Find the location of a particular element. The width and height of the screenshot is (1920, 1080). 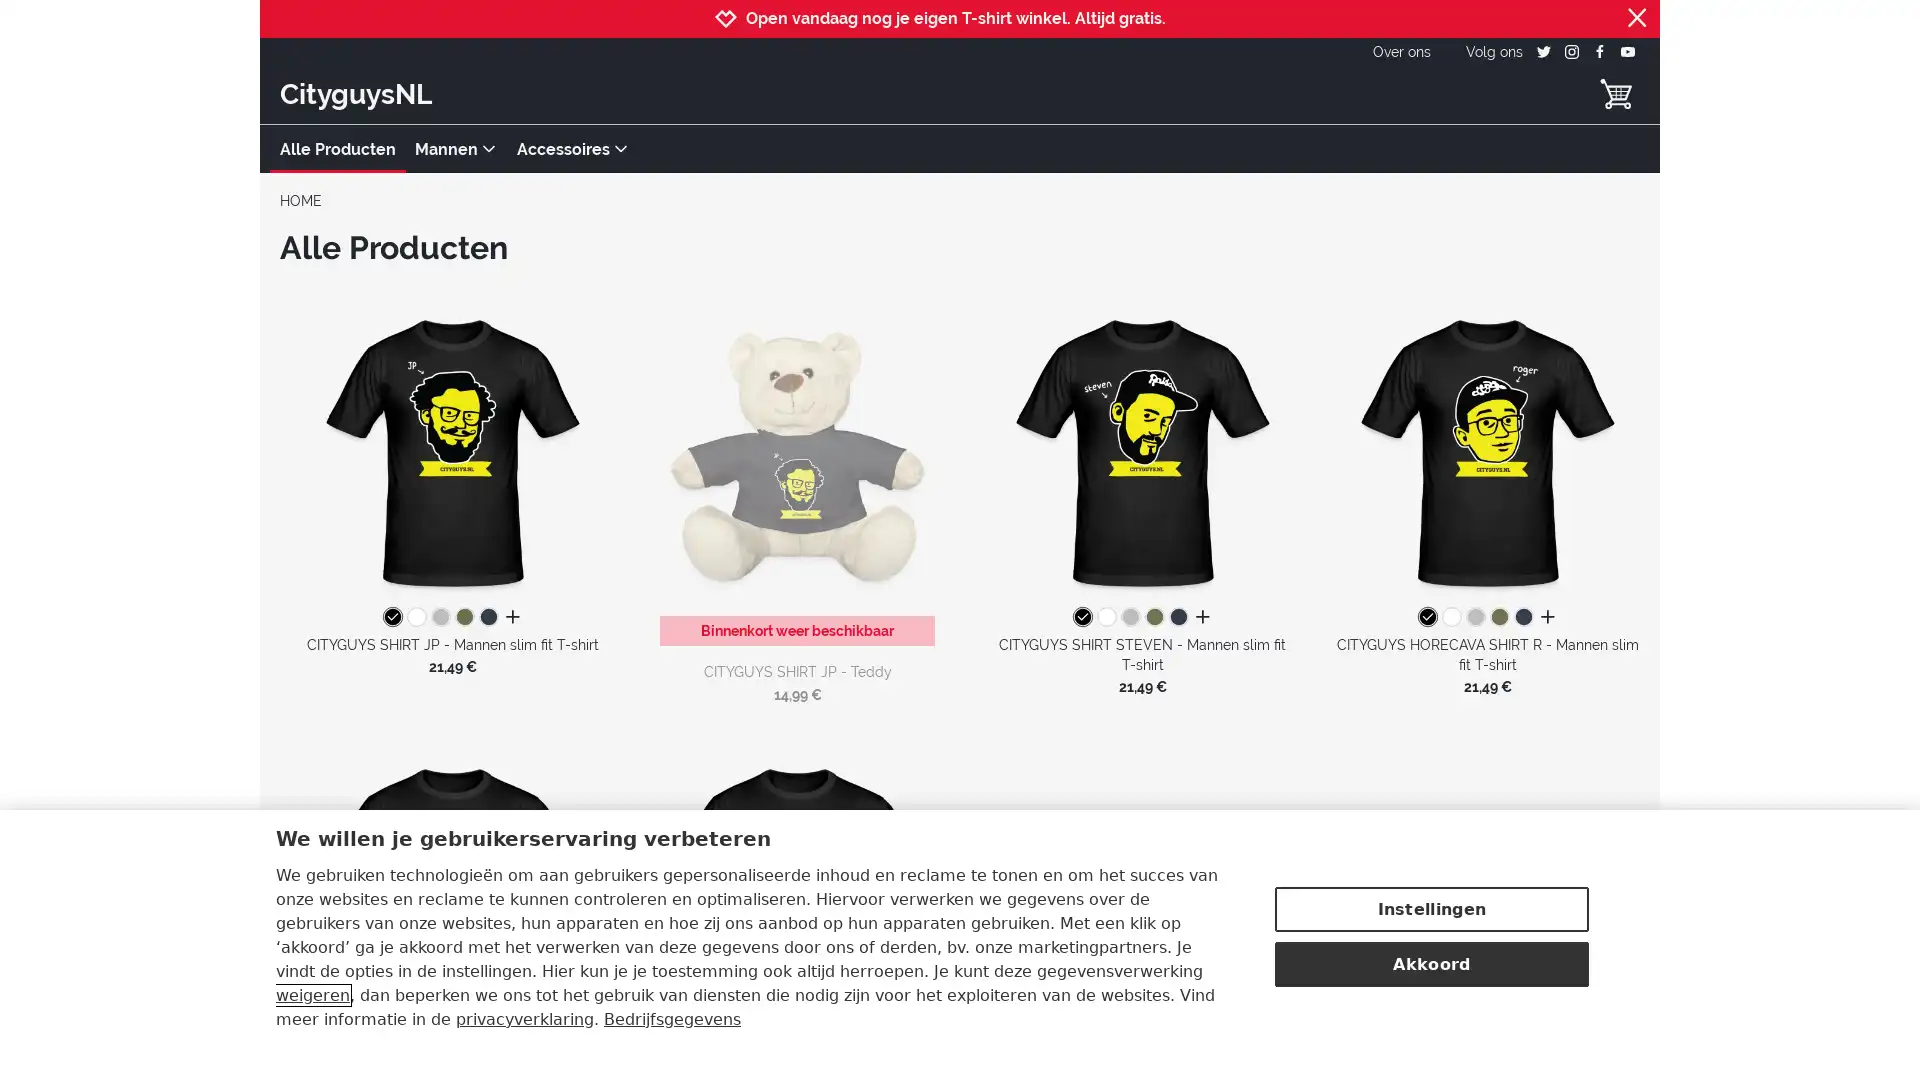

navy is located at coordinates (1177, 617).